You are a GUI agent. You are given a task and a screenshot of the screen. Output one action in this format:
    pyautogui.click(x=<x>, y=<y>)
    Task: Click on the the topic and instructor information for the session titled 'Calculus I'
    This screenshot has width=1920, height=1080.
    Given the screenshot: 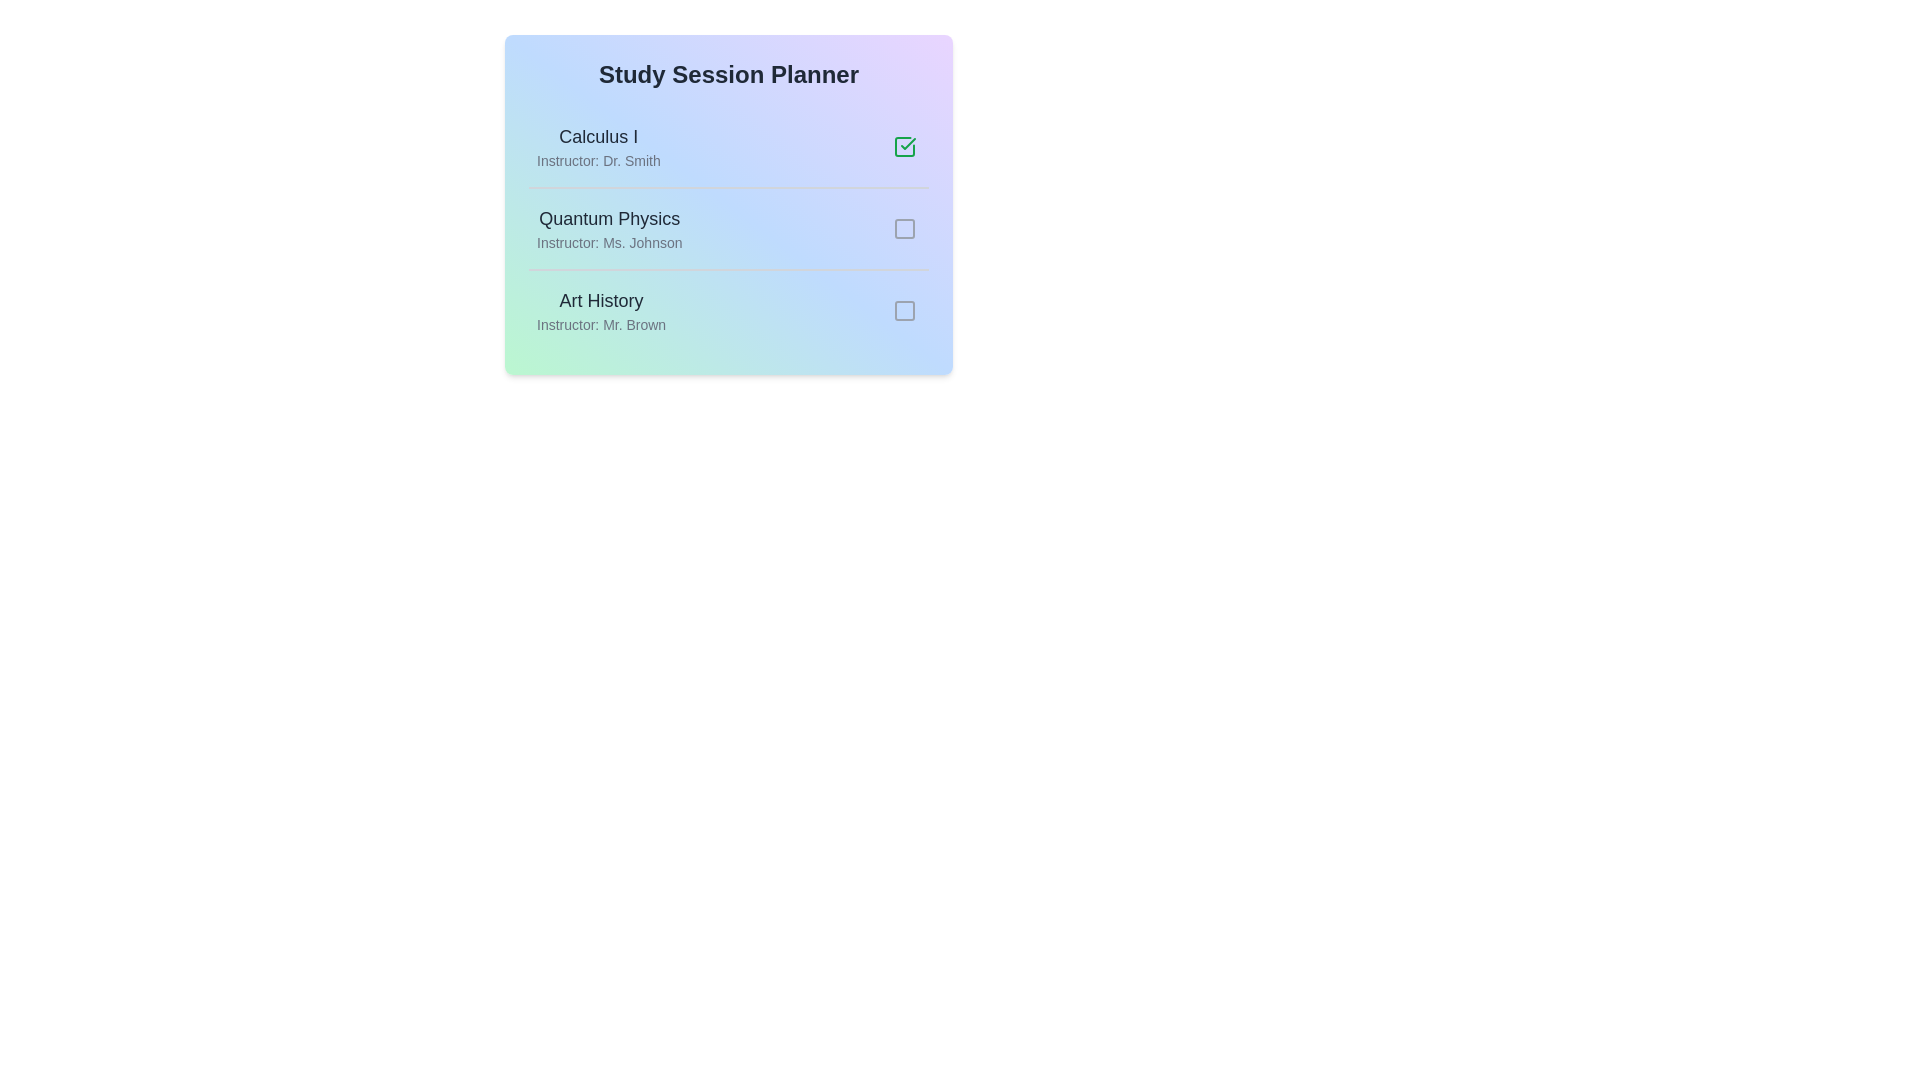 What is the action you would take?
    pyautogui.click(x=597, y=136)
    